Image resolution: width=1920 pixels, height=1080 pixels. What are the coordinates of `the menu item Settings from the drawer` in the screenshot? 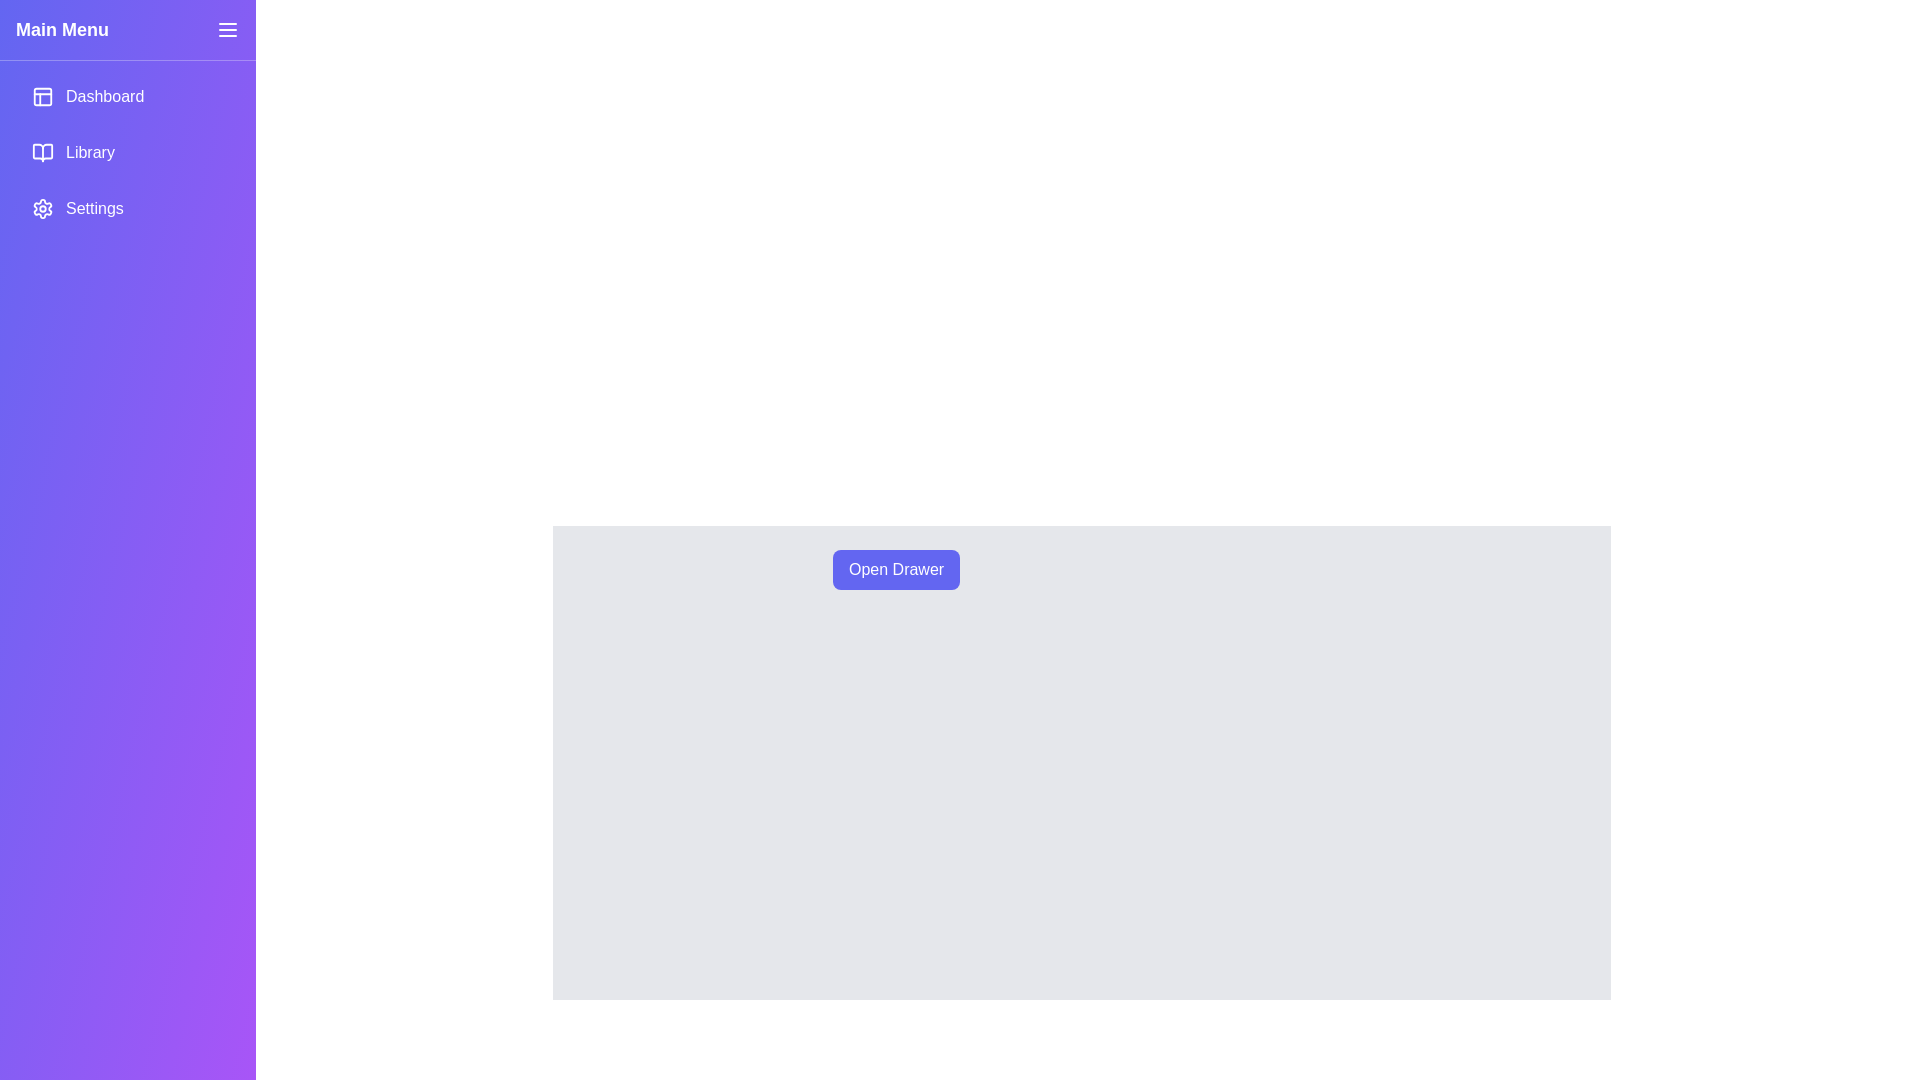 It's located at (127, 208).